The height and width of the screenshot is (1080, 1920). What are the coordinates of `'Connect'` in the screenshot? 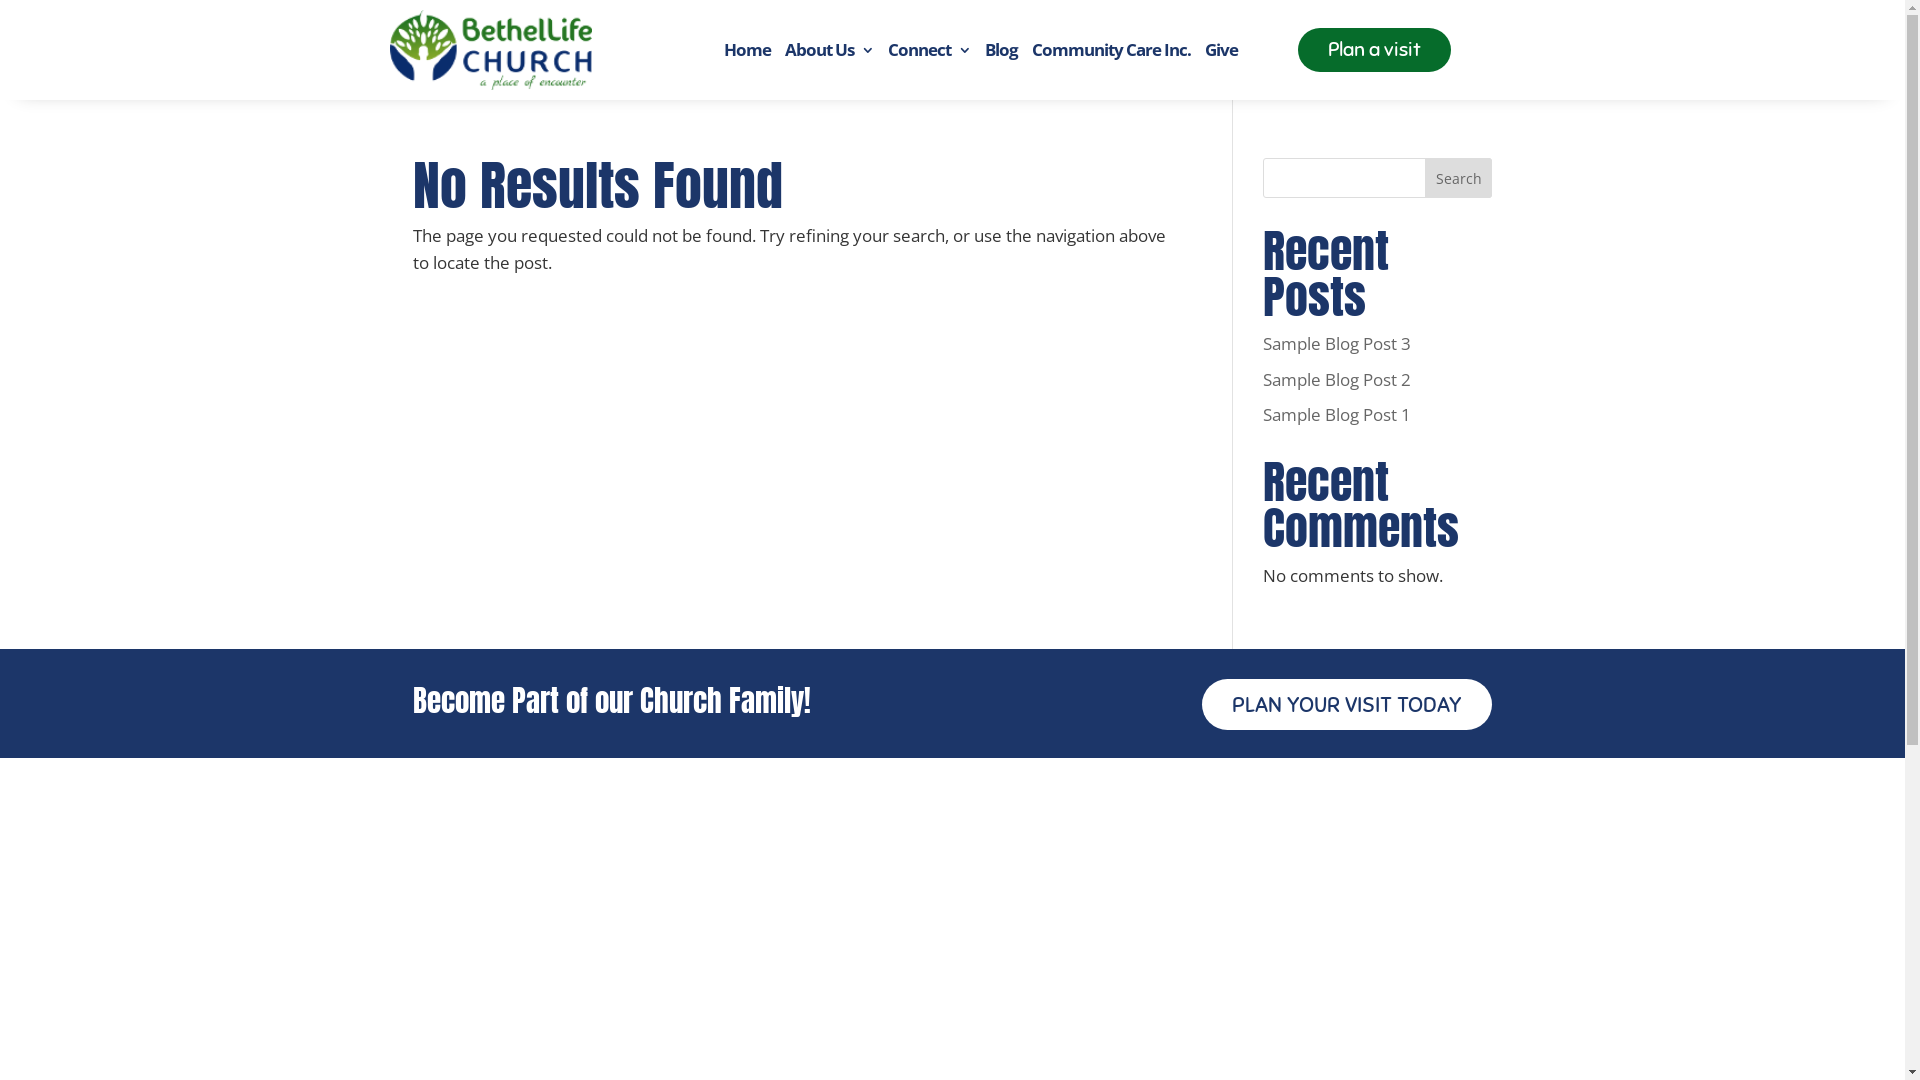 It's located at (928, 49).